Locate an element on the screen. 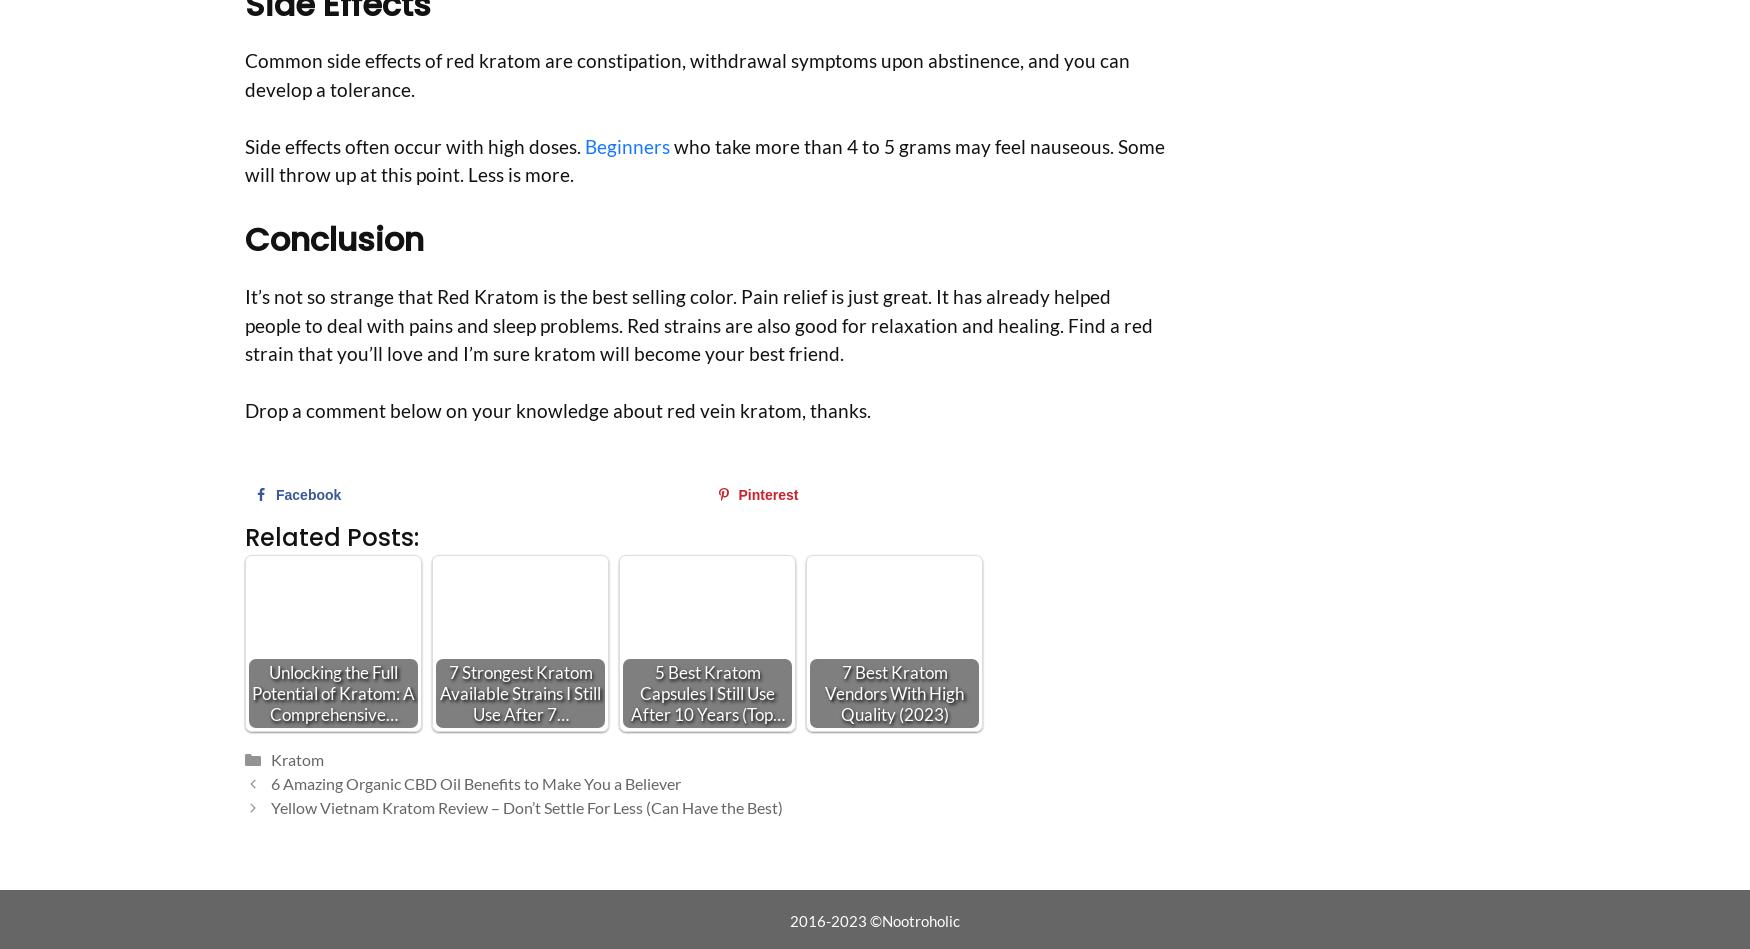 This screenshot has height=949, width=1750. '7 Strongest Kratom Available Strains I Still Use After 7…' is located at coordinates (519, 692).